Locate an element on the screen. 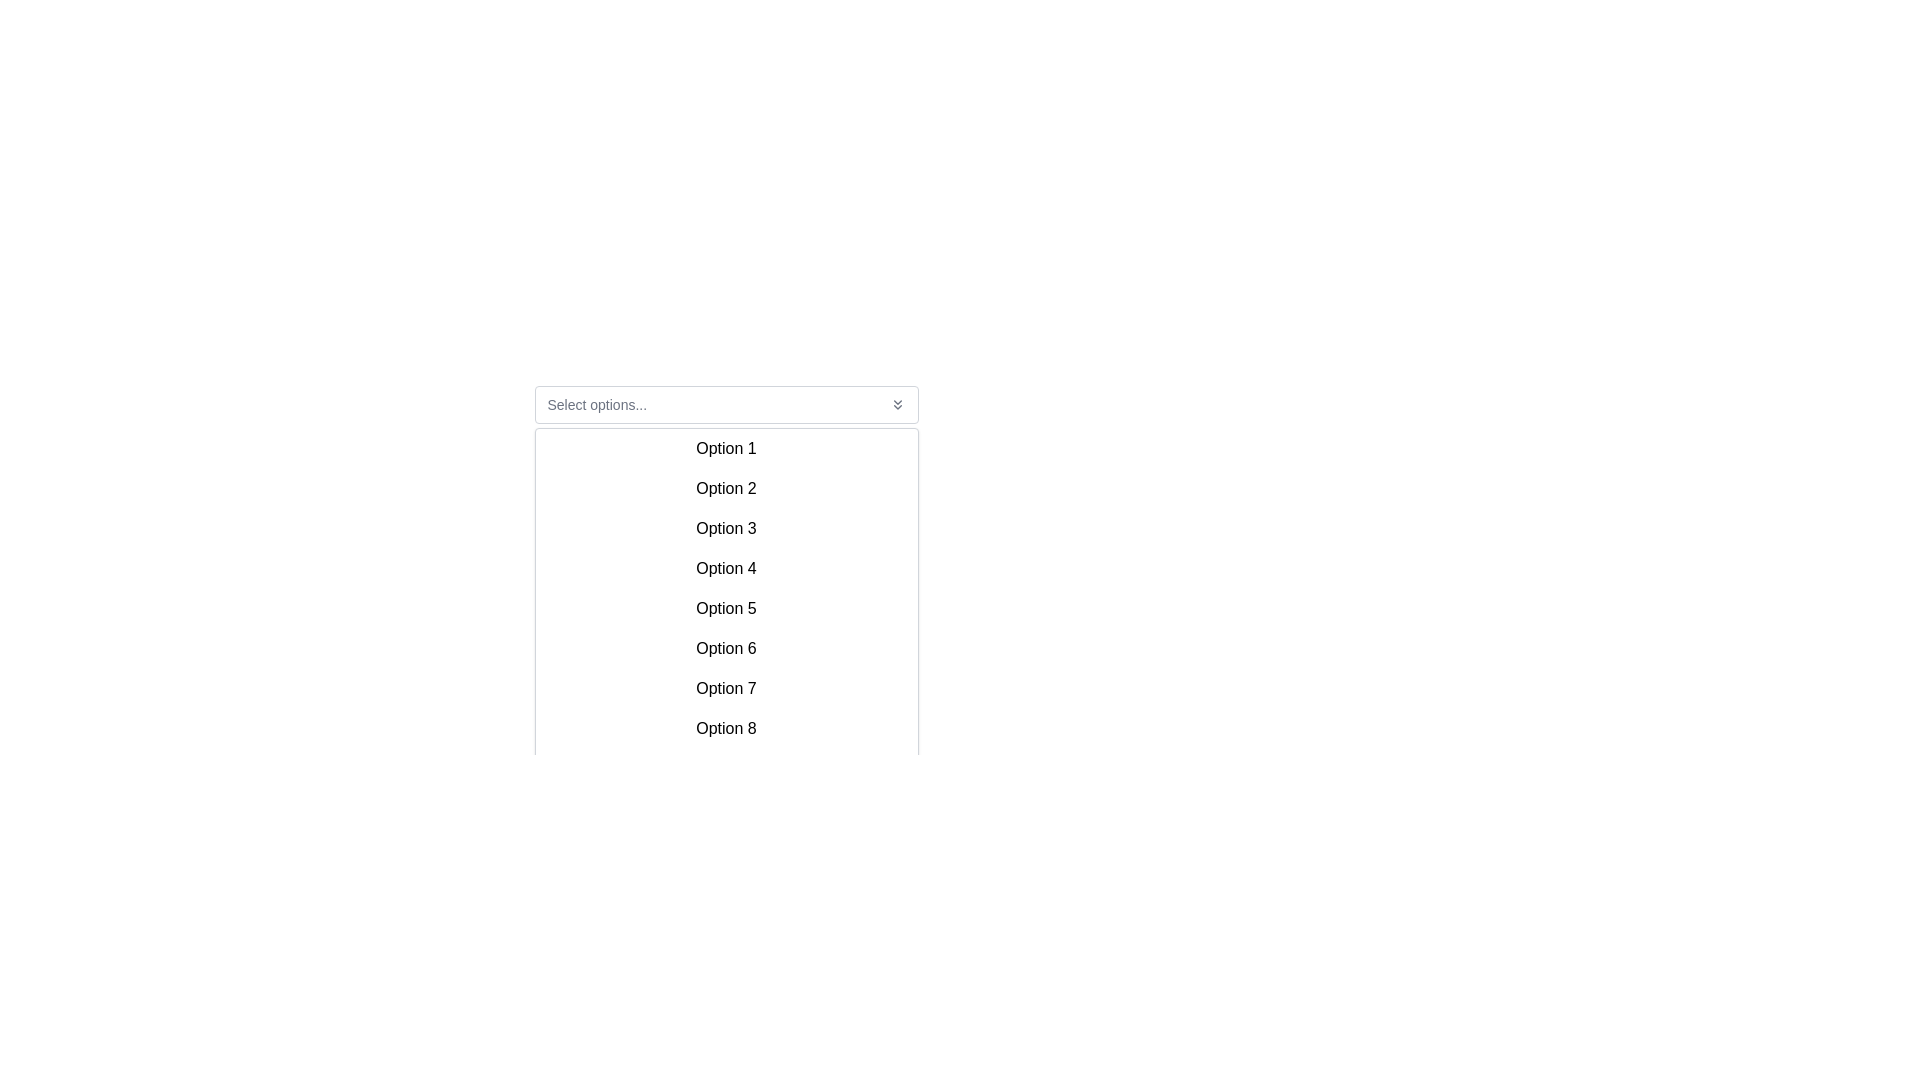 This screenshot has height=1080, width=1920. the text element reading 'Option 4' in the dropdown list, which is the fourth item styled with padding and hover effects is located at coordinates (725, 569).